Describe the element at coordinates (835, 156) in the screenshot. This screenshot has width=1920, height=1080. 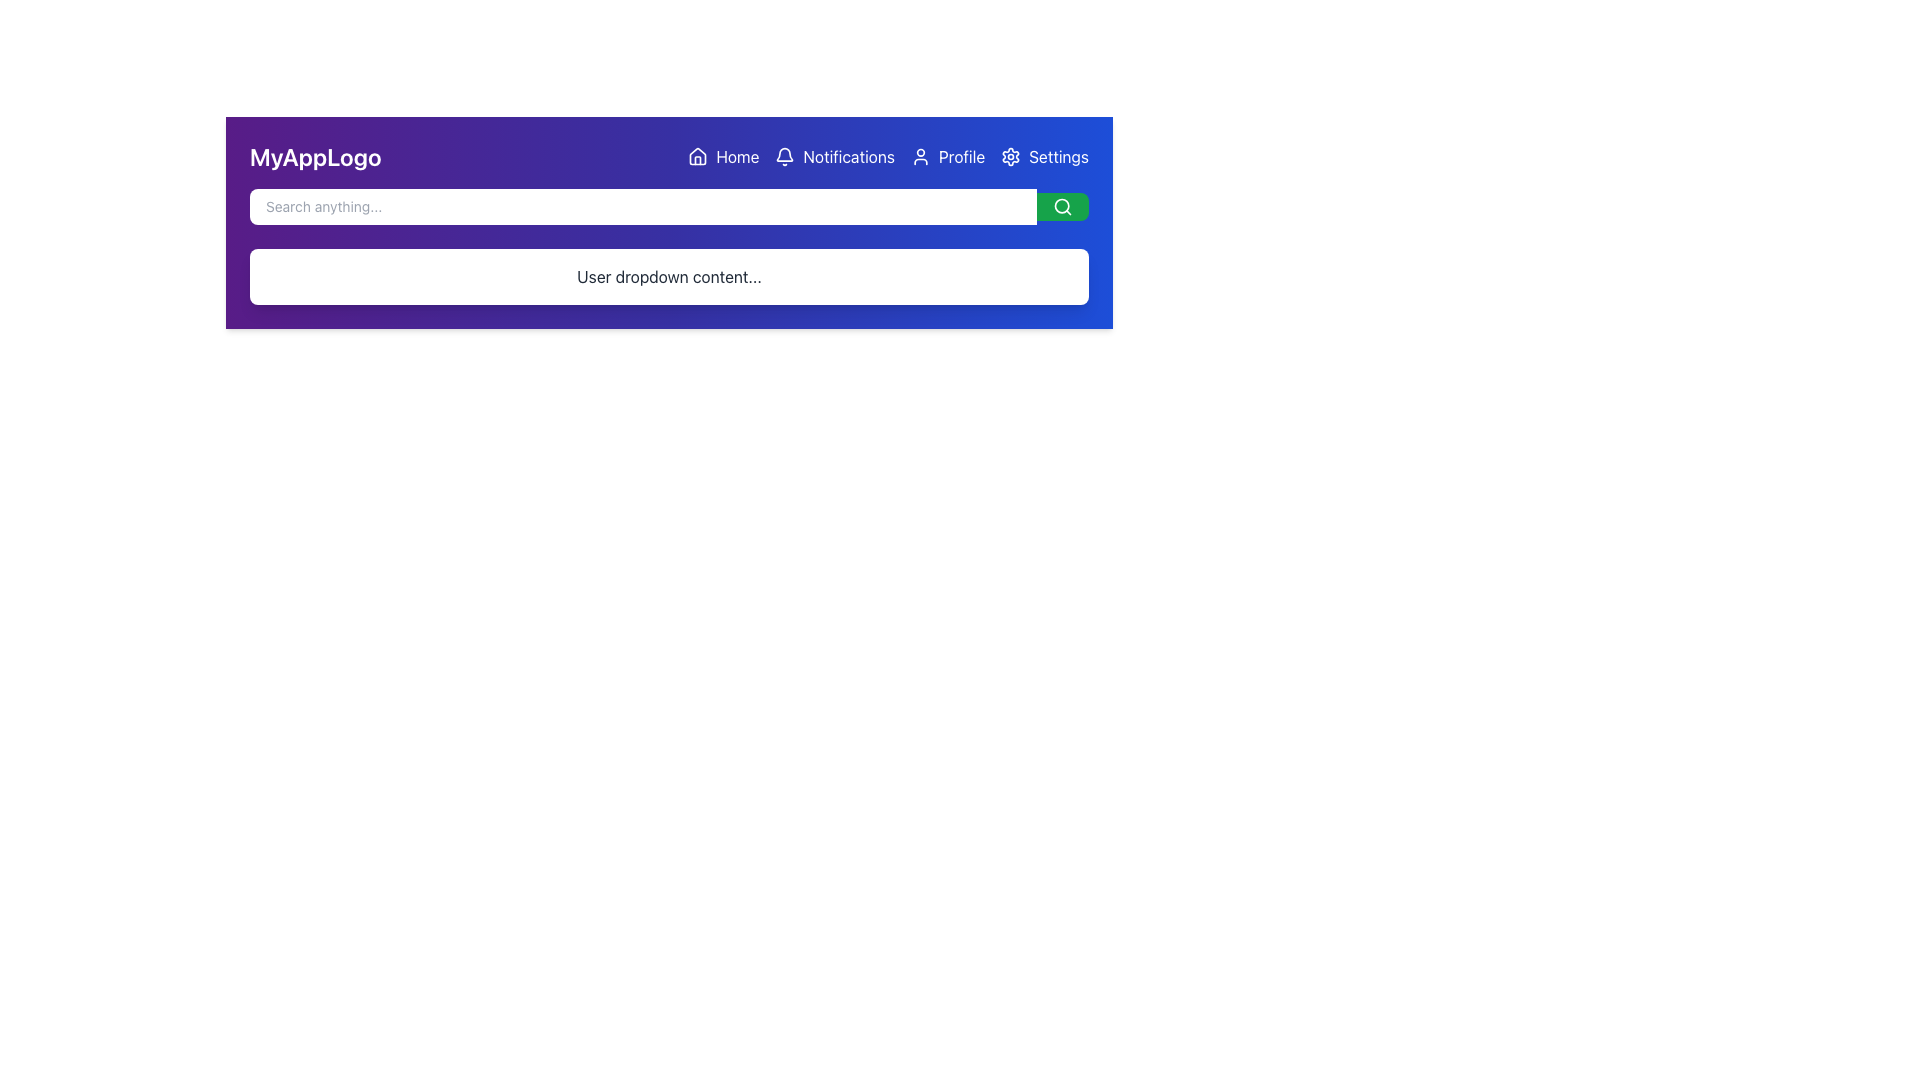
I see `the 'Notifications' button, which features a bell icon and is styled with white text on a blue background, located in the horizontal navigation bar between 'Home' and 'Profile'` at that location.